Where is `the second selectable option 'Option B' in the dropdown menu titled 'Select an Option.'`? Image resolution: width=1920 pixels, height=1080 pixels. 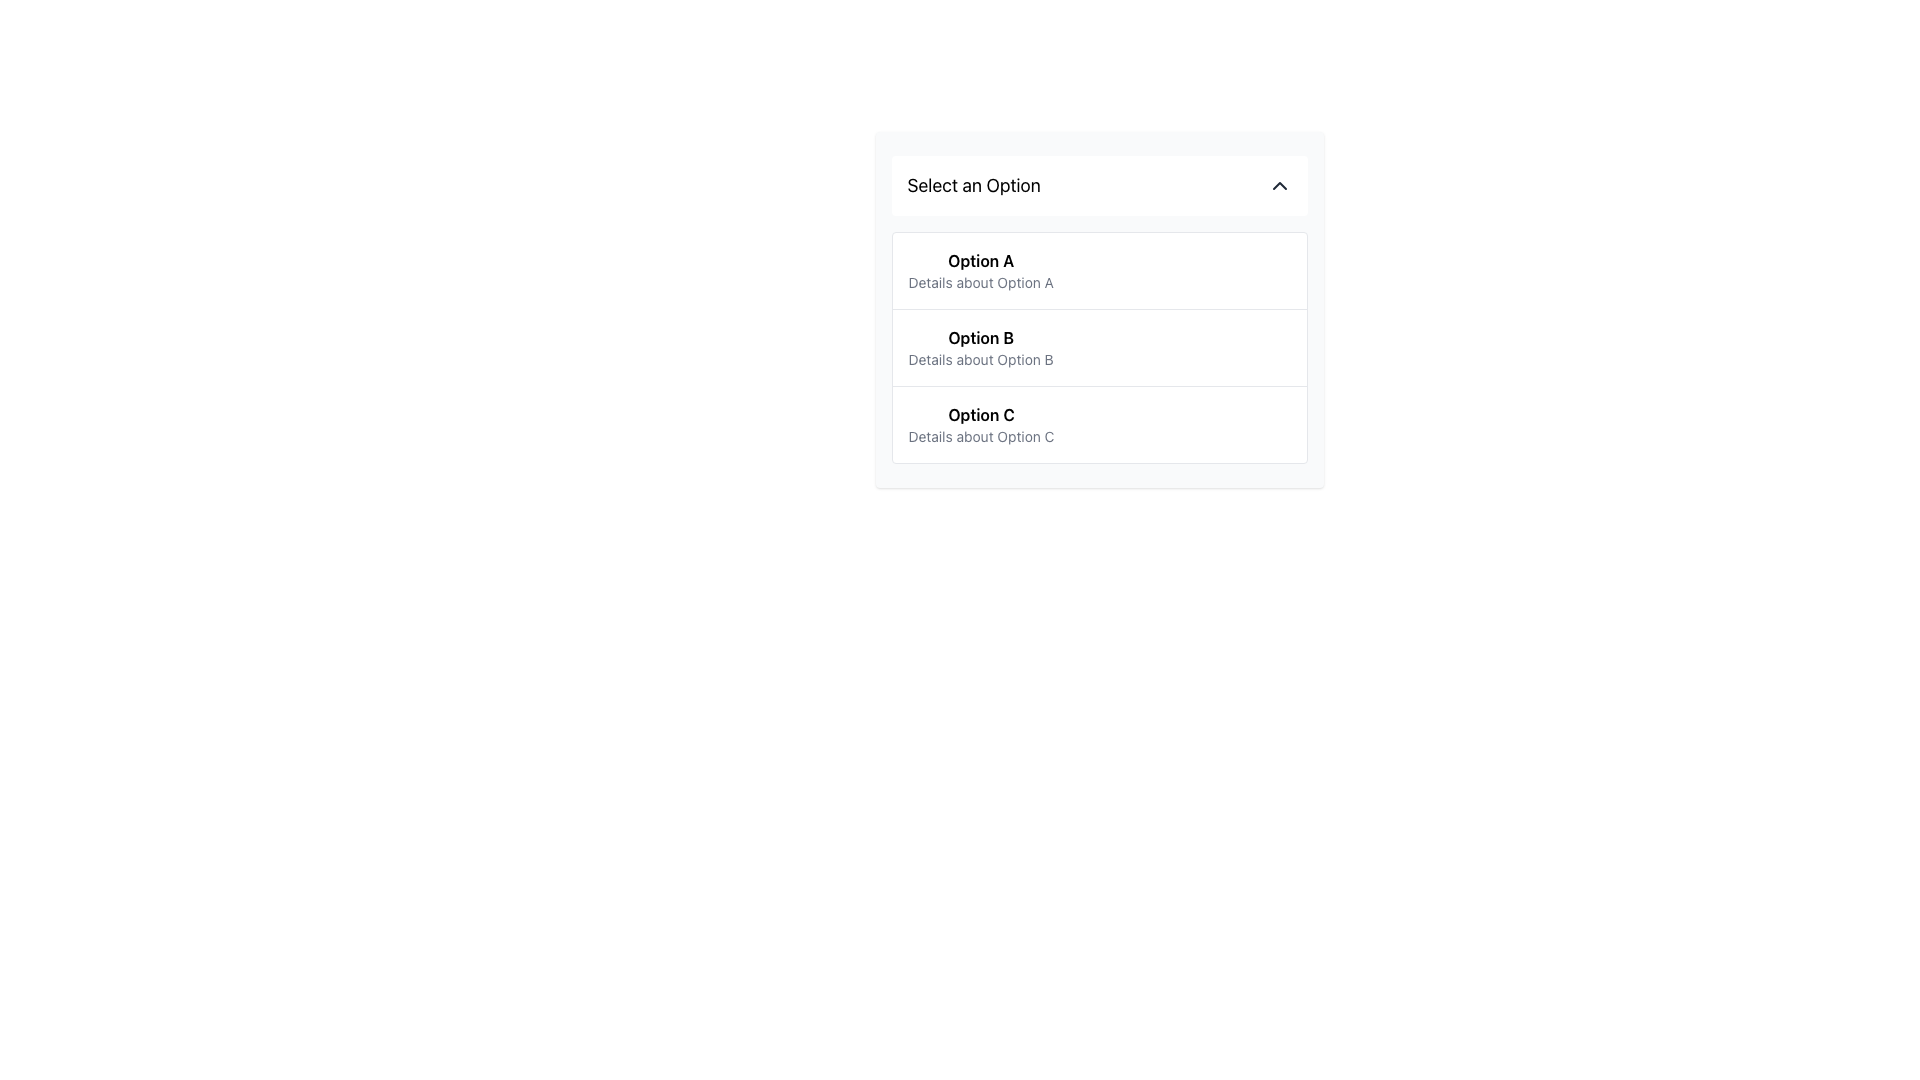
the second selectable option 'Option B' in the dropdown menu titled 'Select an Option.' is located at coordinates (981, 346).